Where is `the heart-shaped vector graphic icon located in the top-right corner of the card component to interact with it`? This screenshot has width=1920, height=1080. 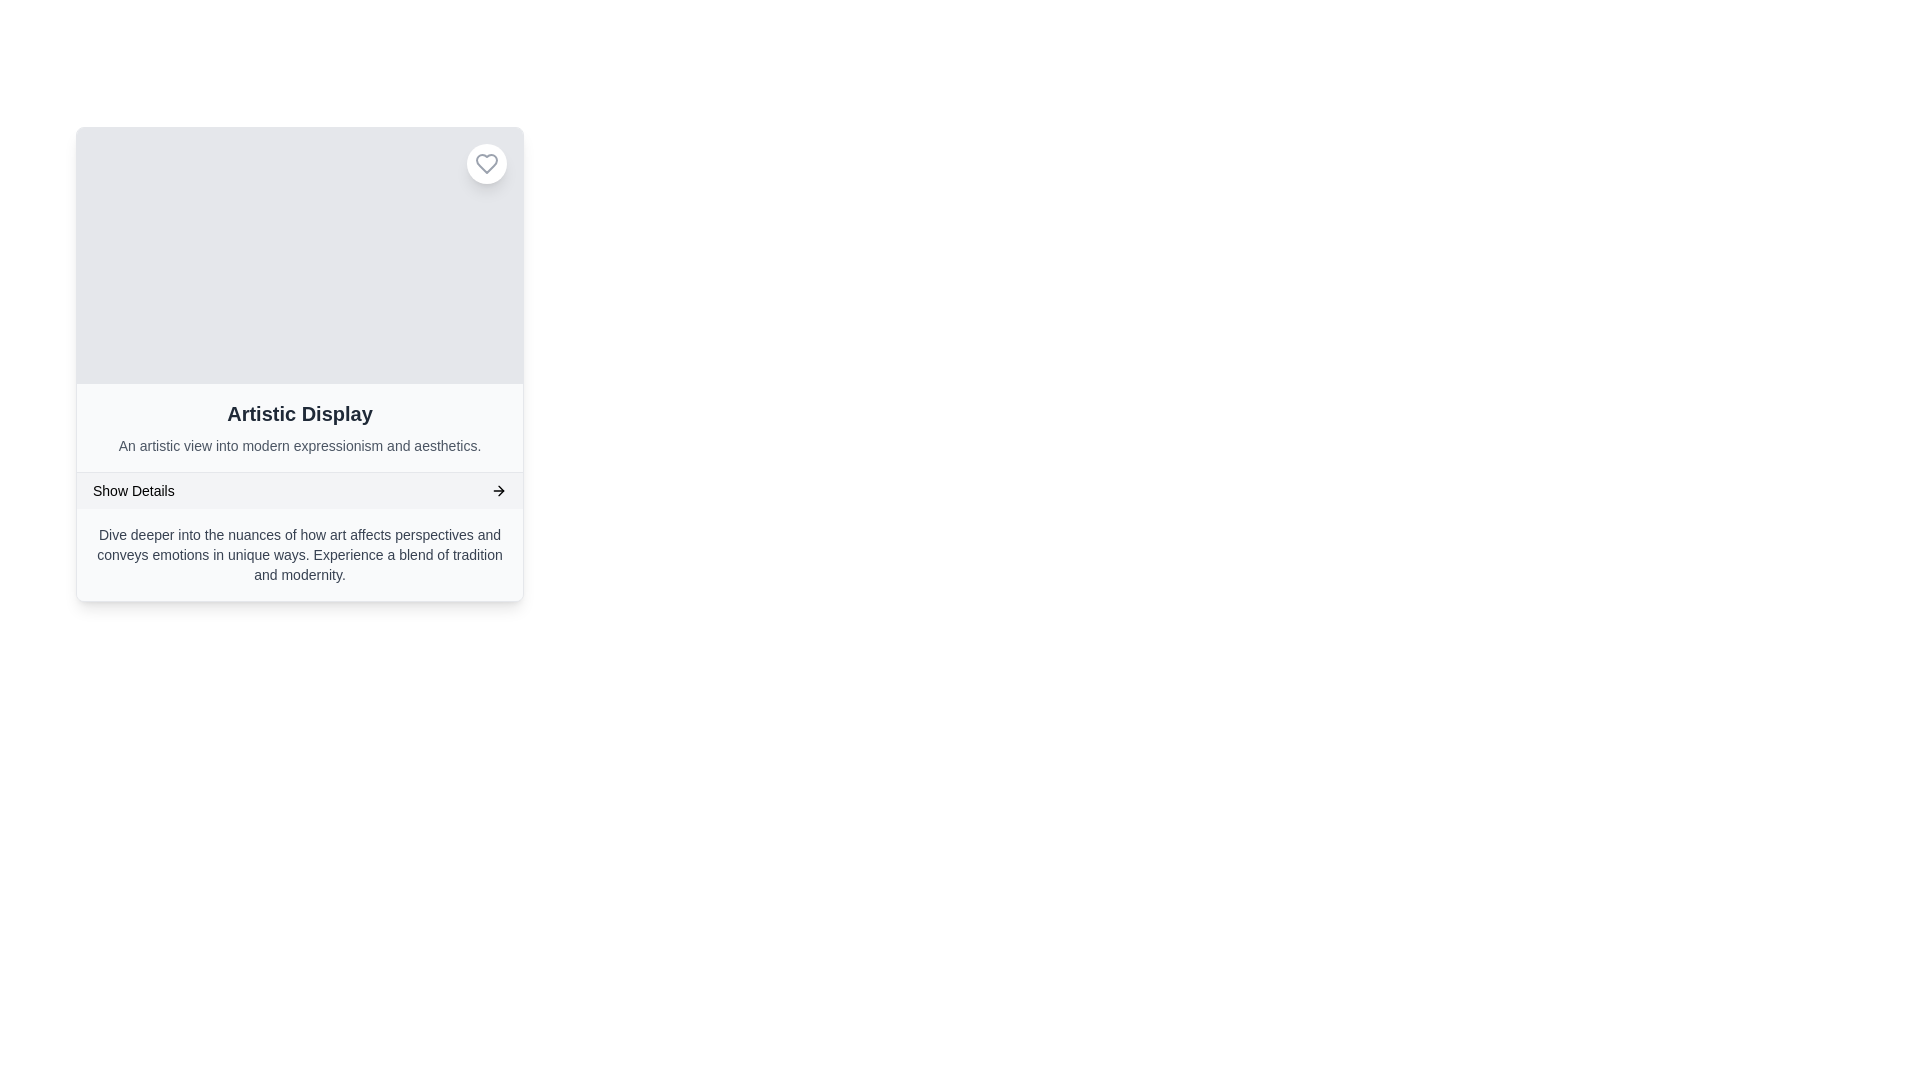
the heart-shaped vector graphic icon located in the top-right corner of the card component to interact with it is located at coordinates (486, 163).